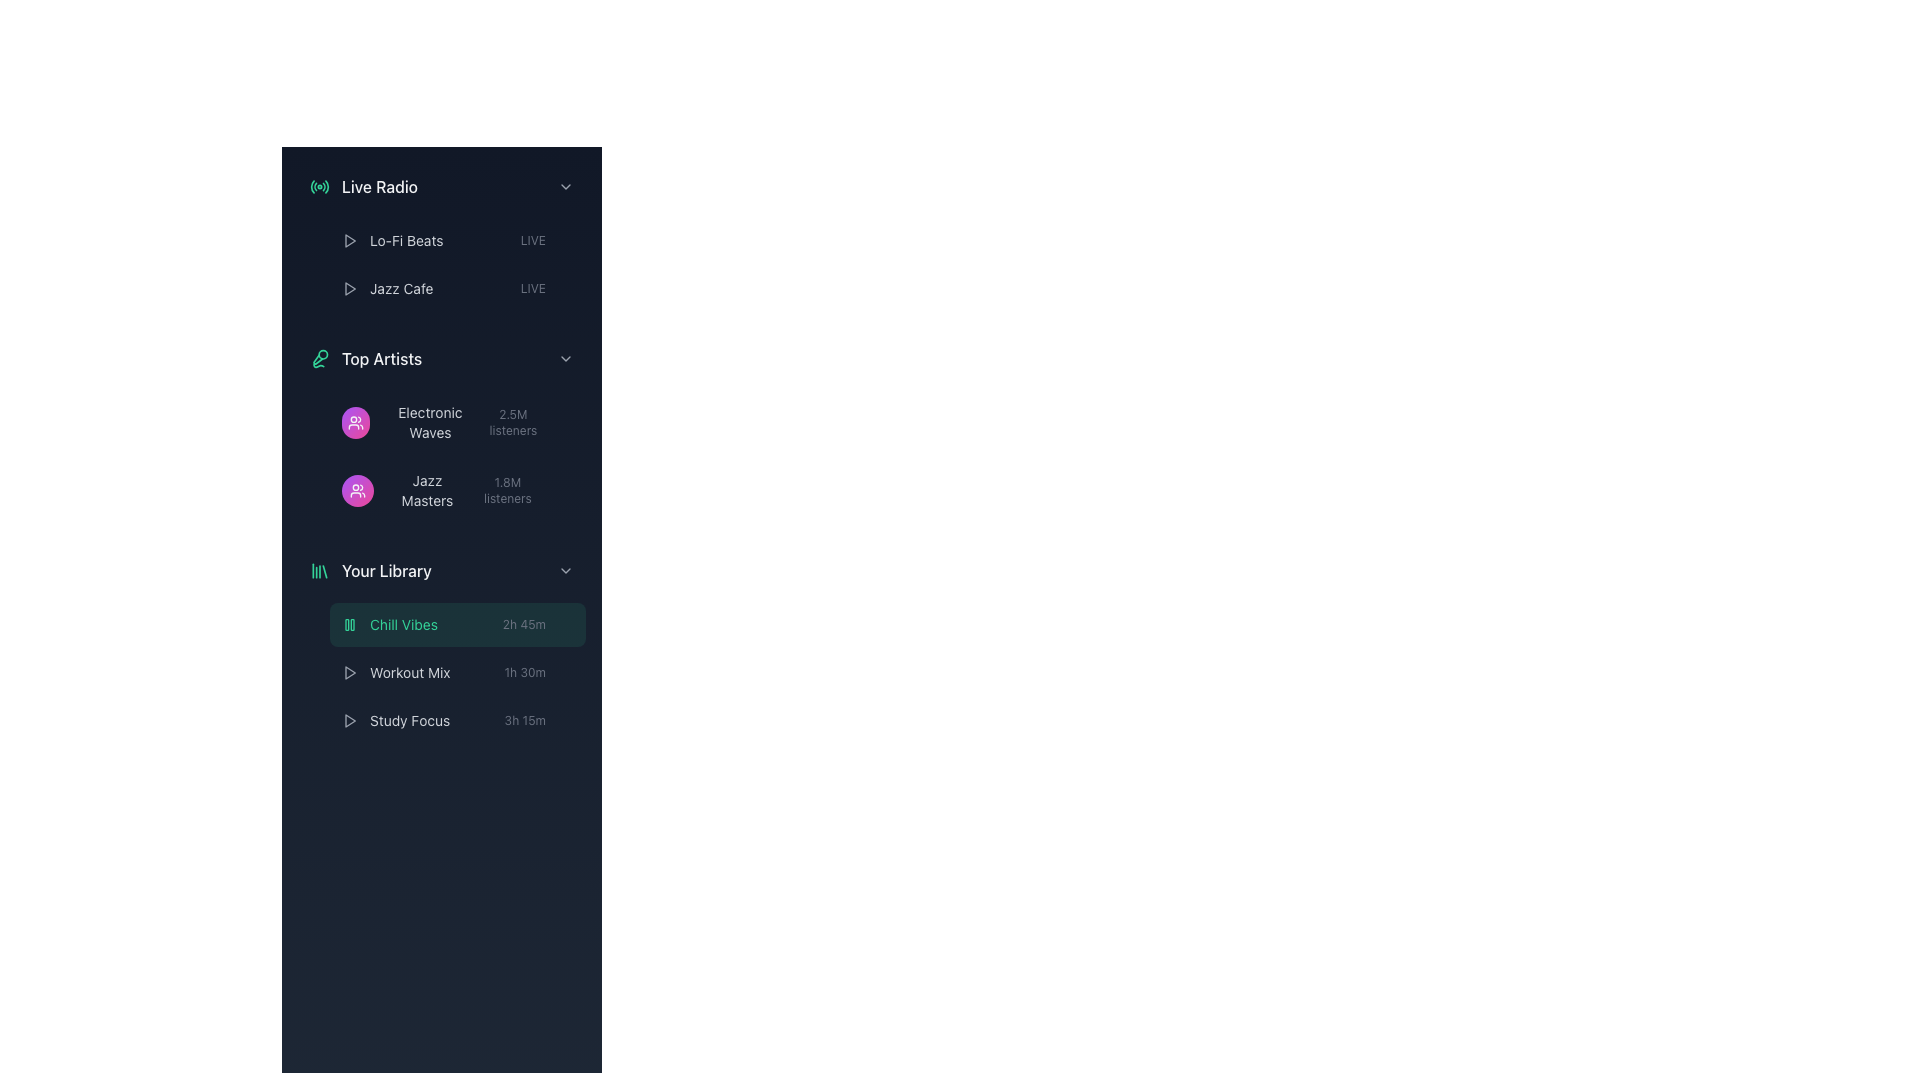 Image resolution: width=1920 pixels, height=1080 pixels. What do you see at coordinates (456, 672) in the screenshot?
I see `the 'Workout Mix' playlist entry in the library navigation menu` at bounding box center [456, 672].